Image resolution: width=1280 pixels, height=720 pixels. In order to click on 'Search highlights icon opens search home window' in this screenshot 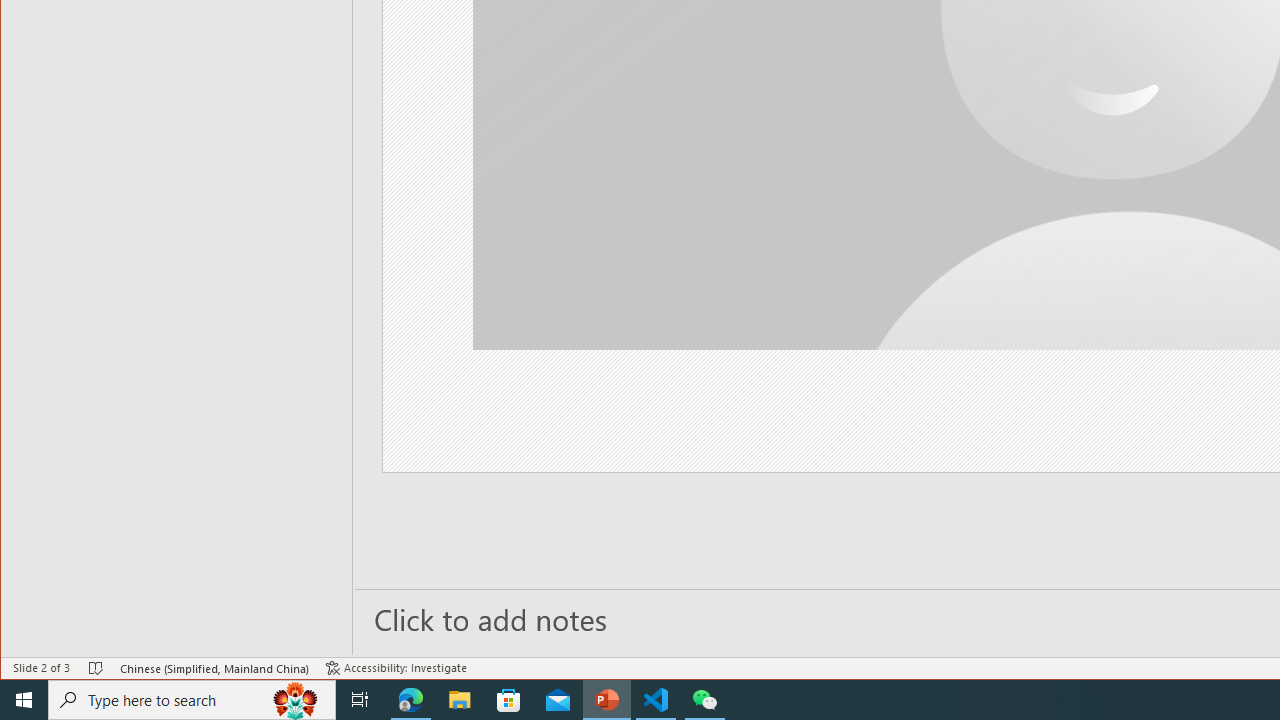, I will do `click(294, 698)`.